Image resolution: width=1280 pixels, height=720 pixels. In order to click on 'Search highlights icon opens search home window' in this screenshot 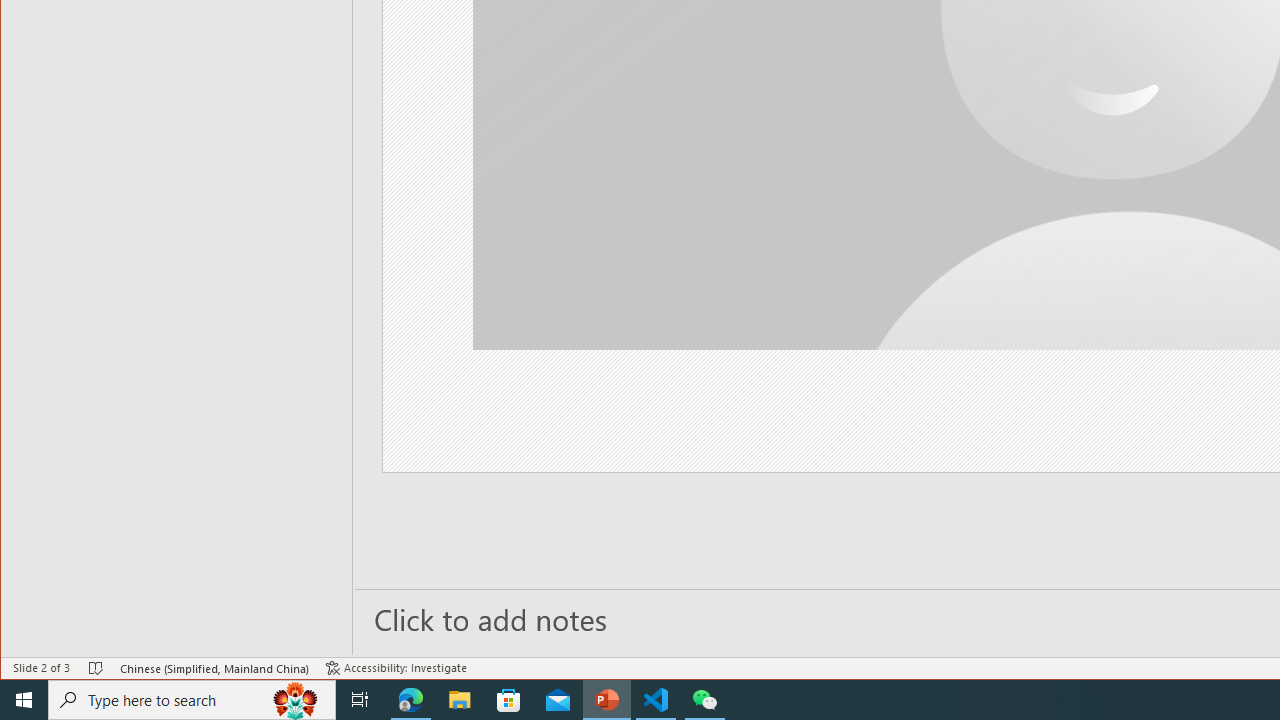, I will do `click(294, 698)`.